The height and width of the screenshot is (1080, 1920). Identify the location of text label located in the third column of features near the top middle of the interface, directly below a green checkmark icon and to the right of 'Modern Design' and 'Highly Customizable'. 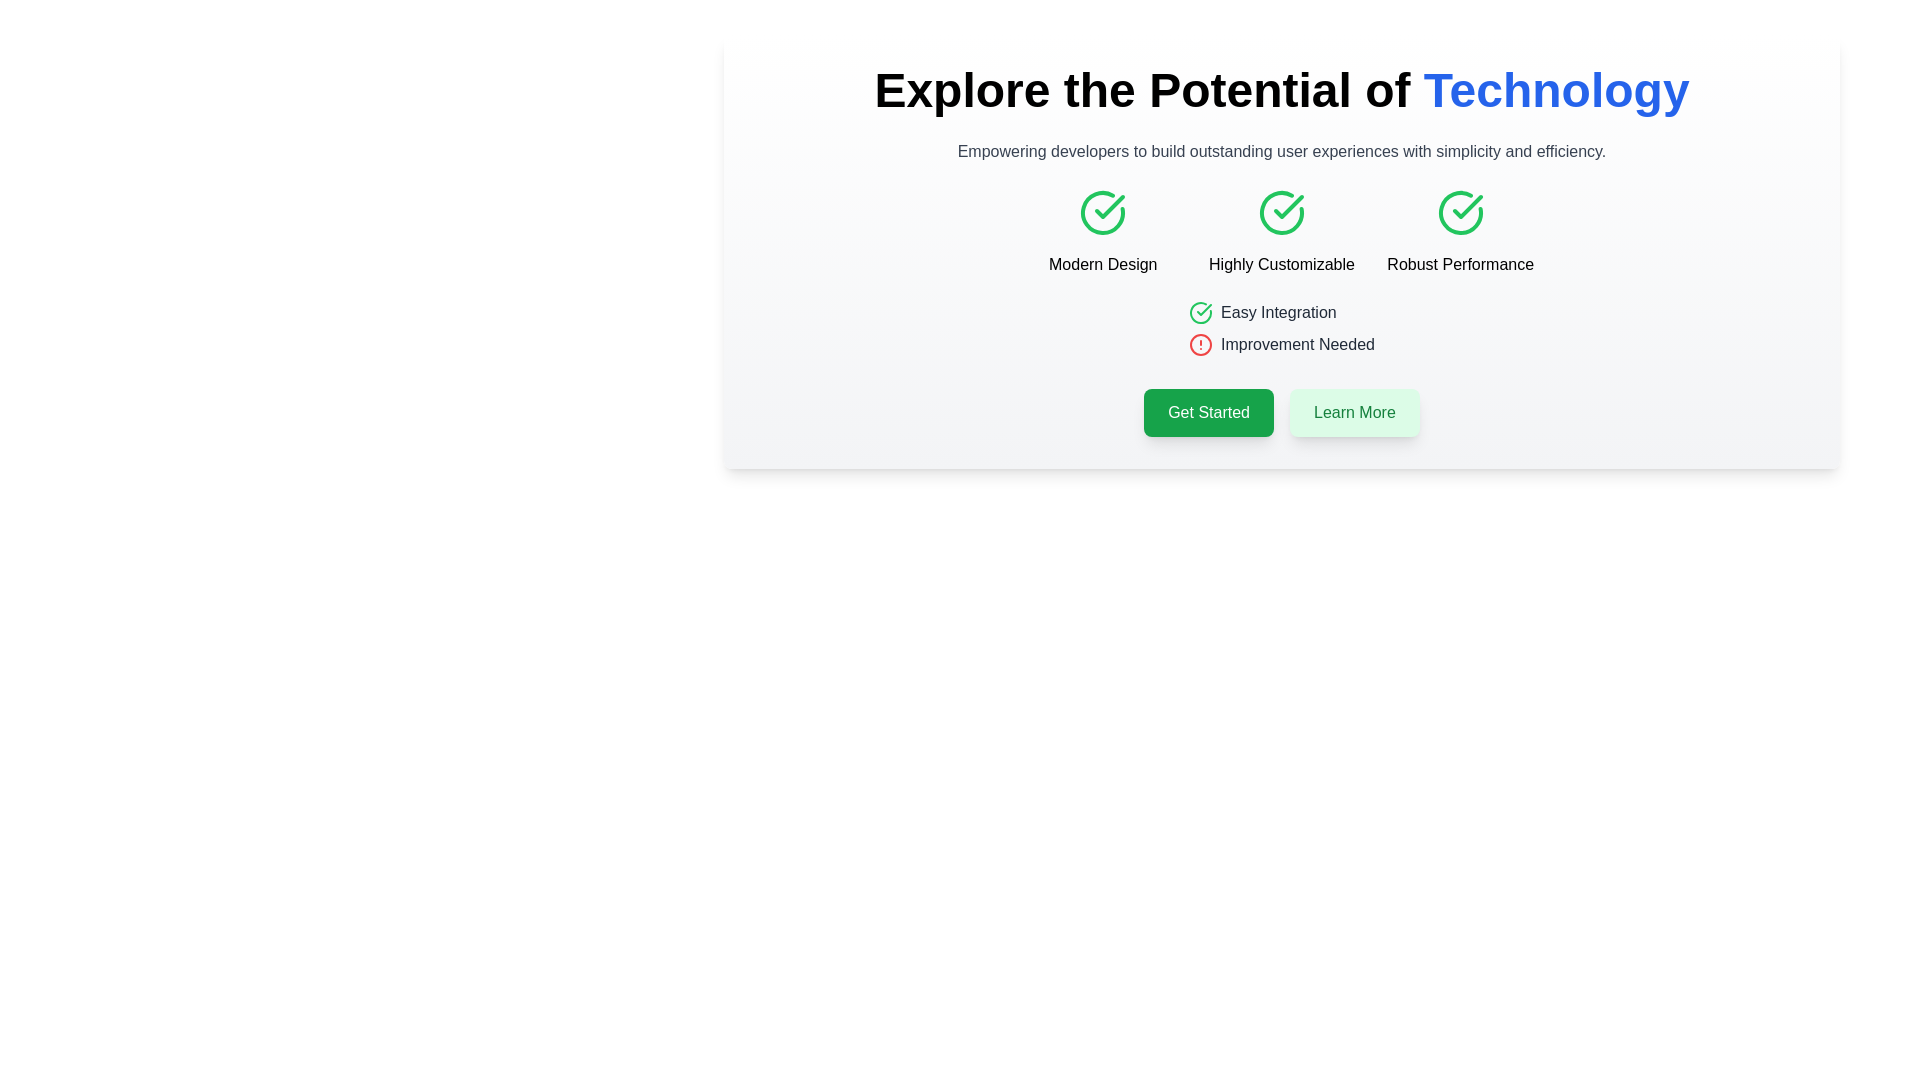
(1460, 264).